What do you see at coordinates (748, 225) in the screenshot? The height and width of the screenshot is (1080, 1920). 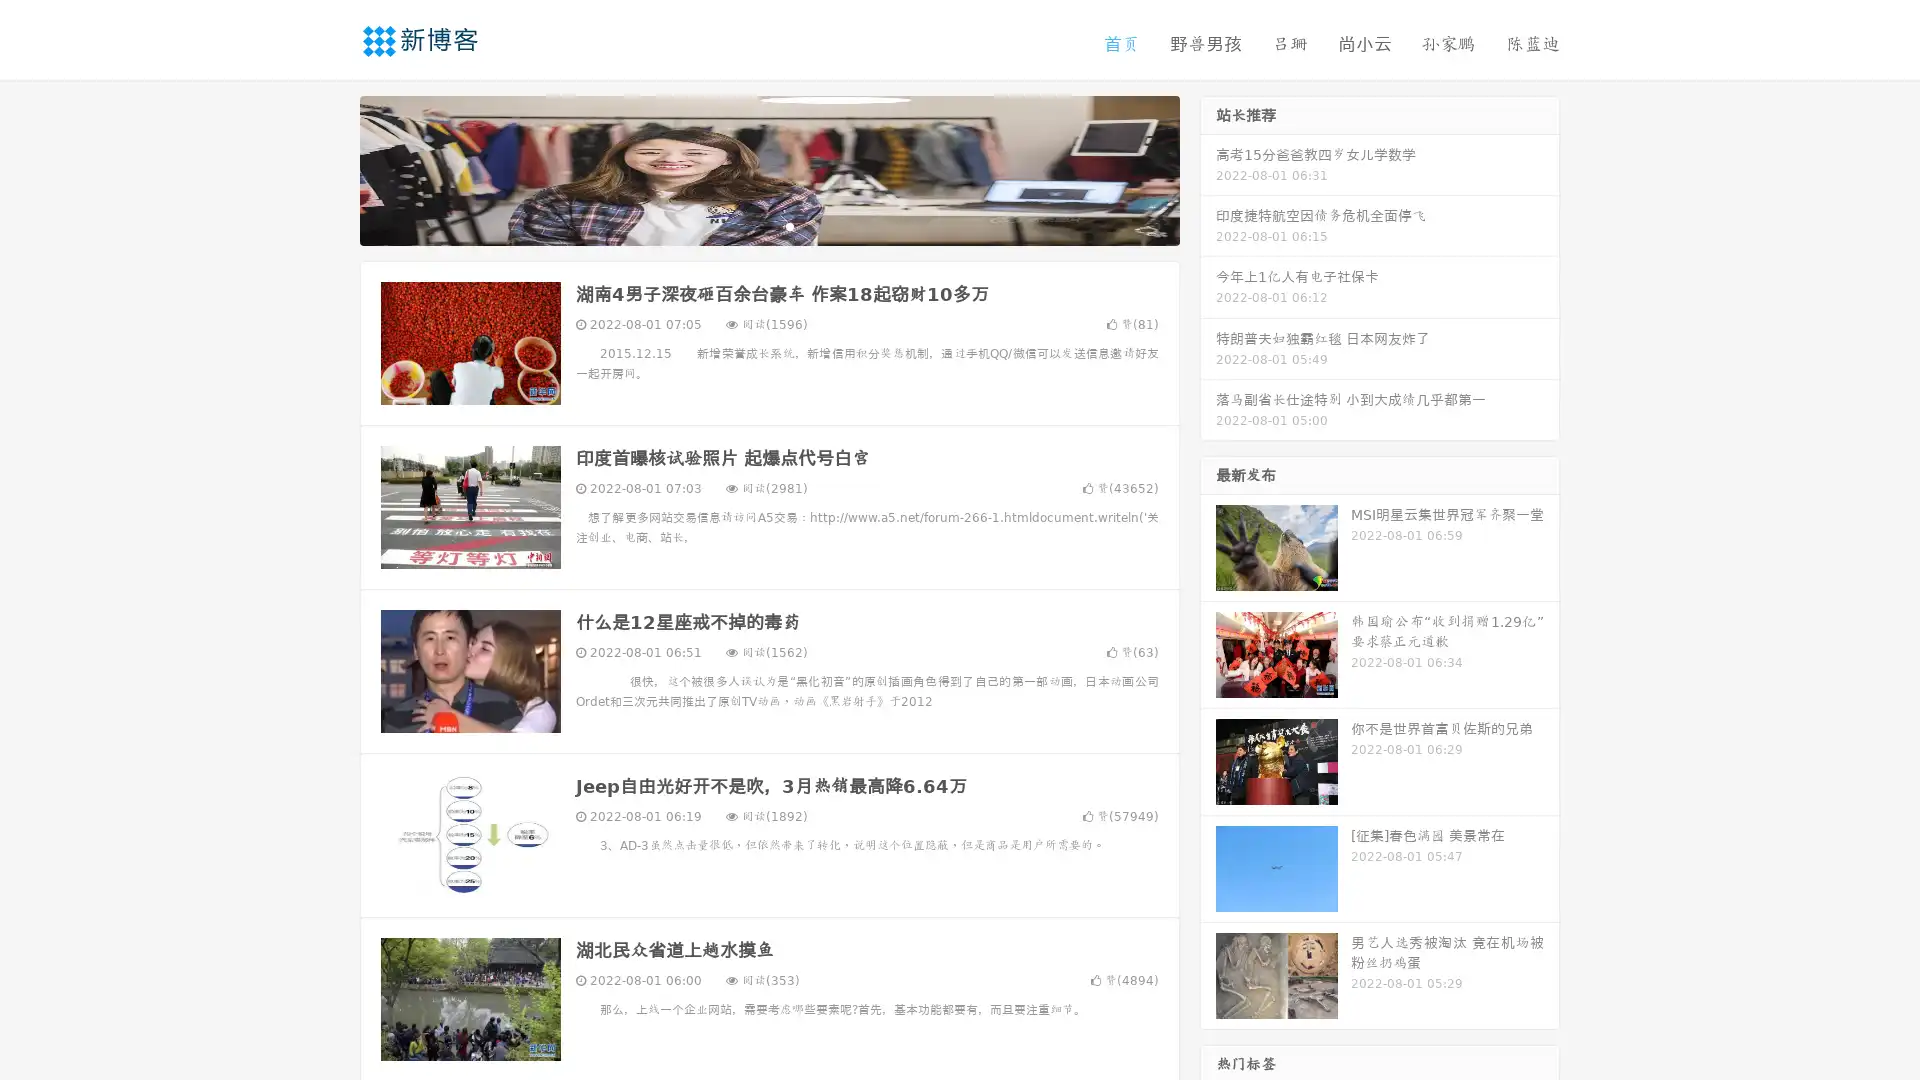 I see `Go to slide 1` at bounding box center [748, 225].